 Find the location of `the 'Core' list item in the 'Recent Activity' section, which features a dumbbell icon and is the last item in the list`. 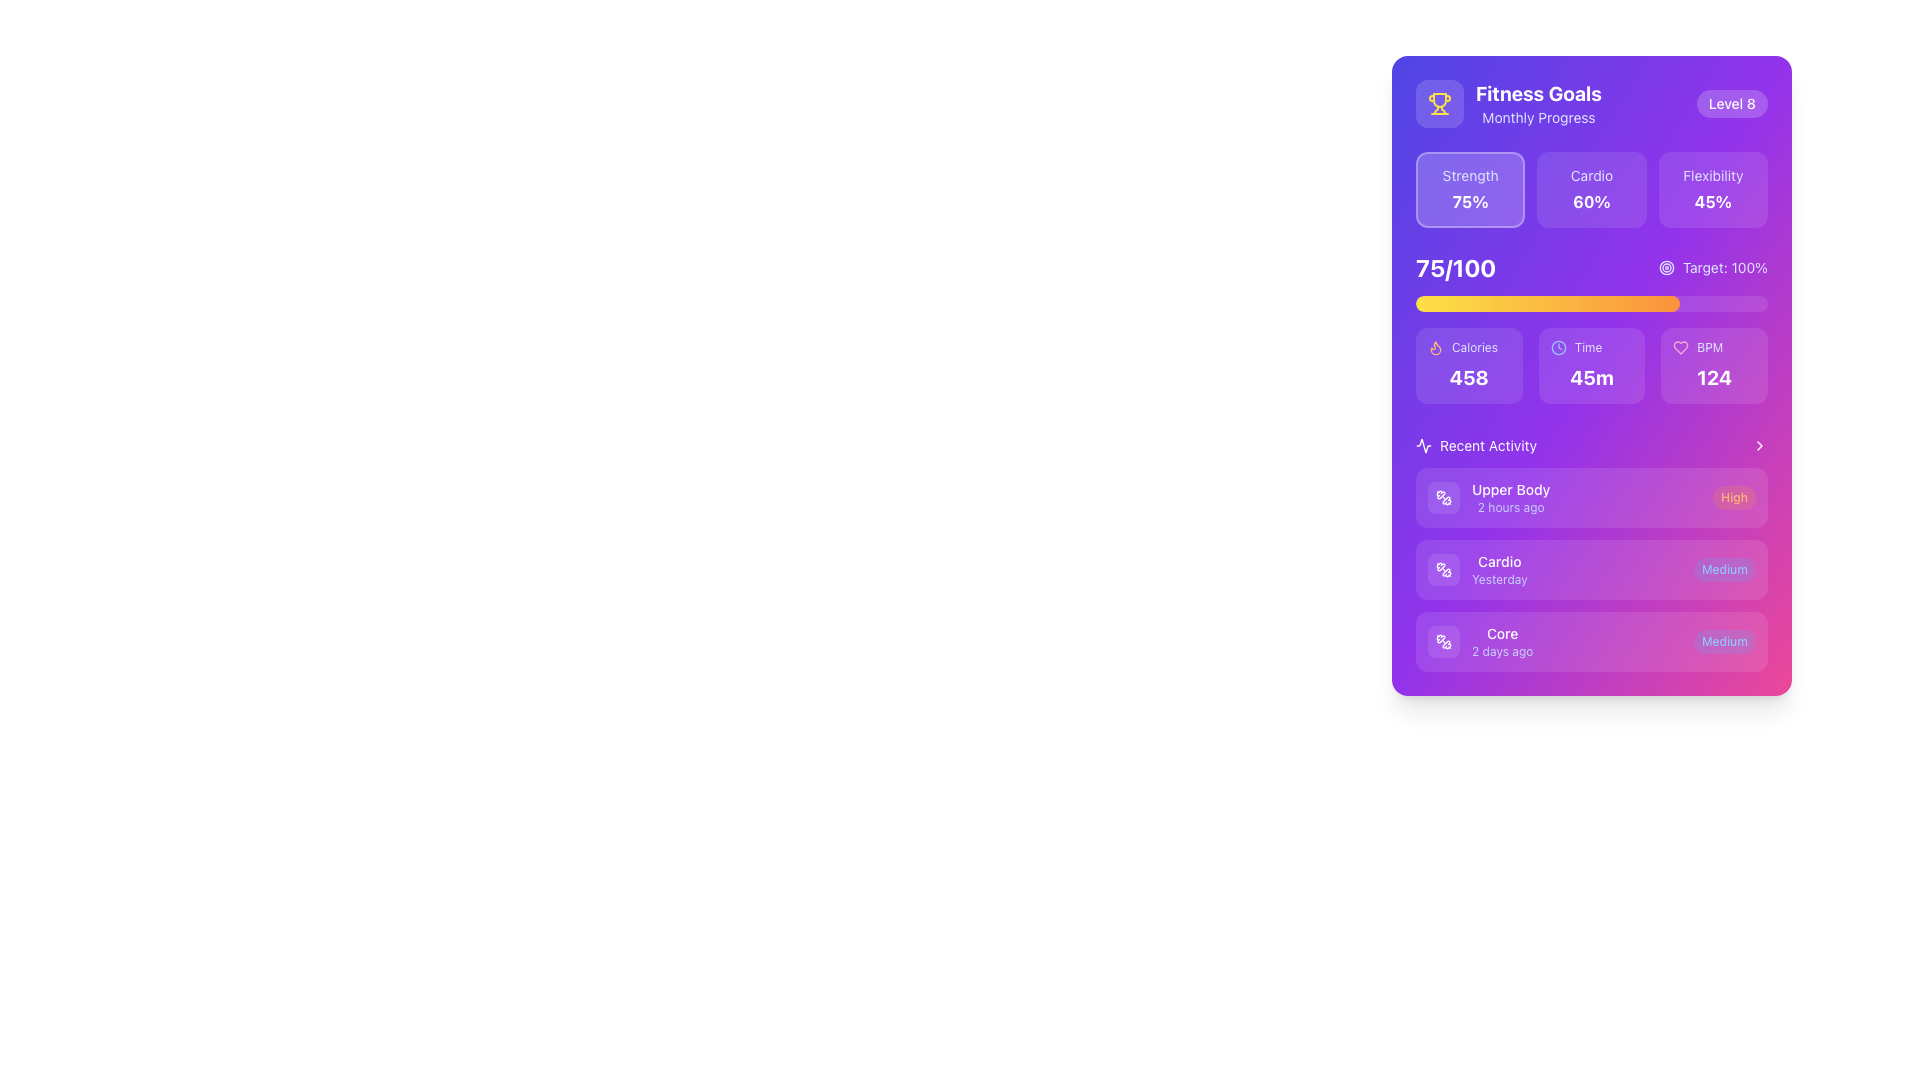

the 'Core' list item in the 'Recent Activity' section, which features a dumbbell icon and is the last item in the list is located at coordinates (1480, 641).